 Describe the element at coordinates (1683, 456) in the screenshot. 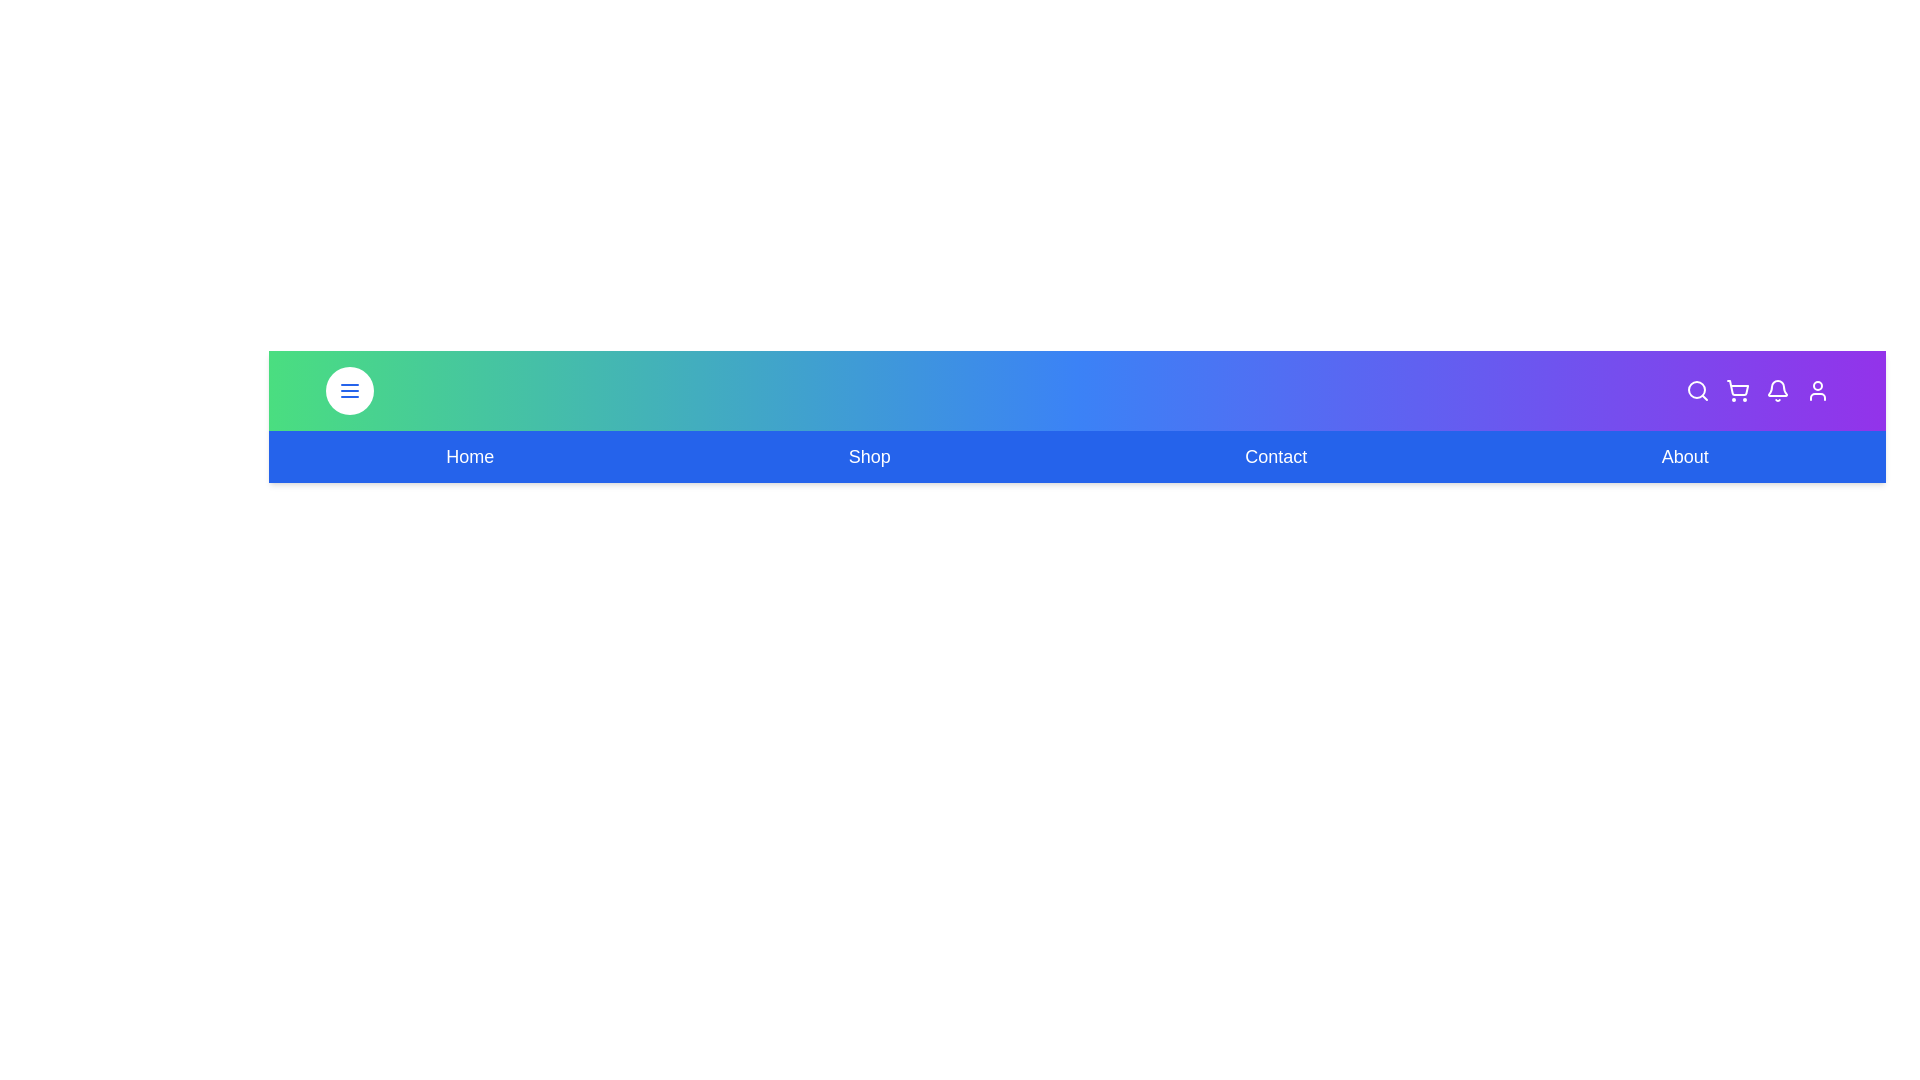

I see `the navigation link for About` at that location.